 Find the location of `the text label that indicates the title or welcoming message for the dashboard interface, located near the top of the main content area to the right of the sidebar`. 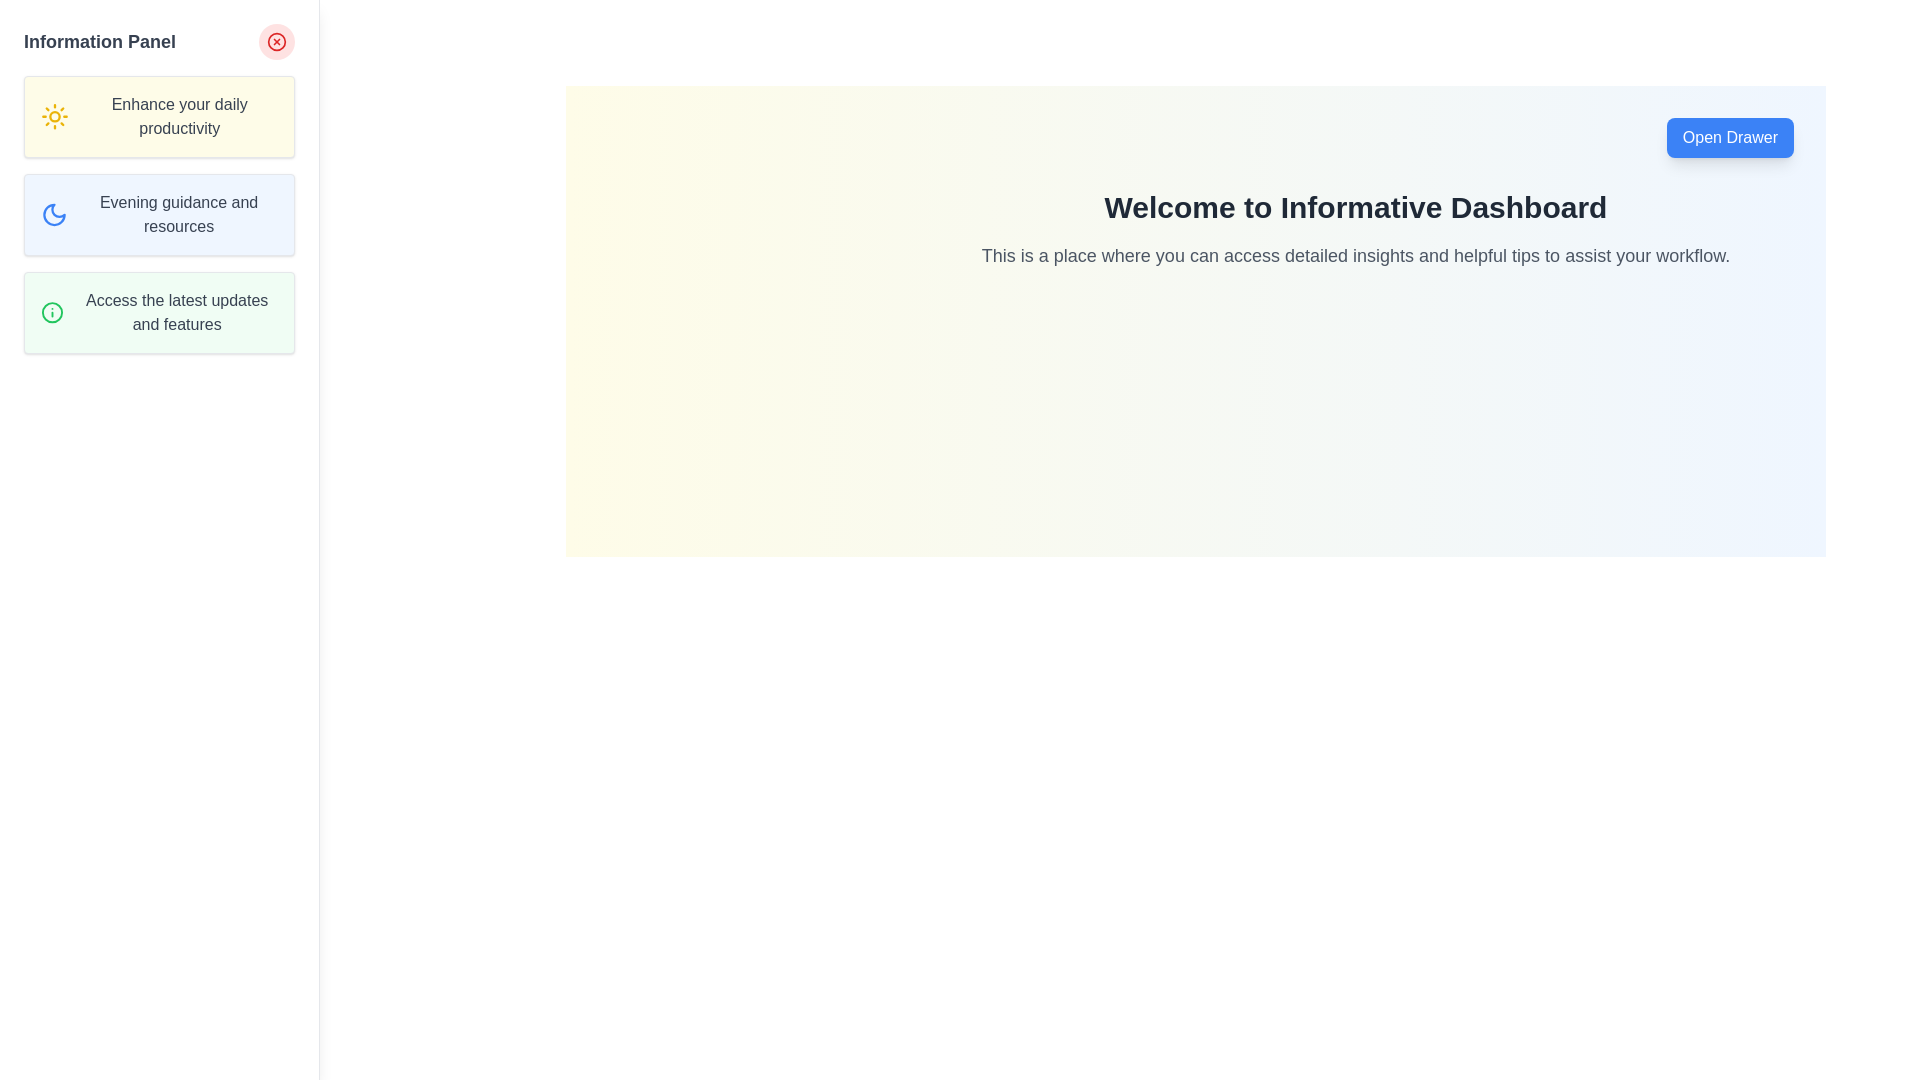

the text label that indicates the title or welcoming message for the dashboard interface, located near the top of the main content area to the right of the sidebar is located at coordinates (1356, 208).